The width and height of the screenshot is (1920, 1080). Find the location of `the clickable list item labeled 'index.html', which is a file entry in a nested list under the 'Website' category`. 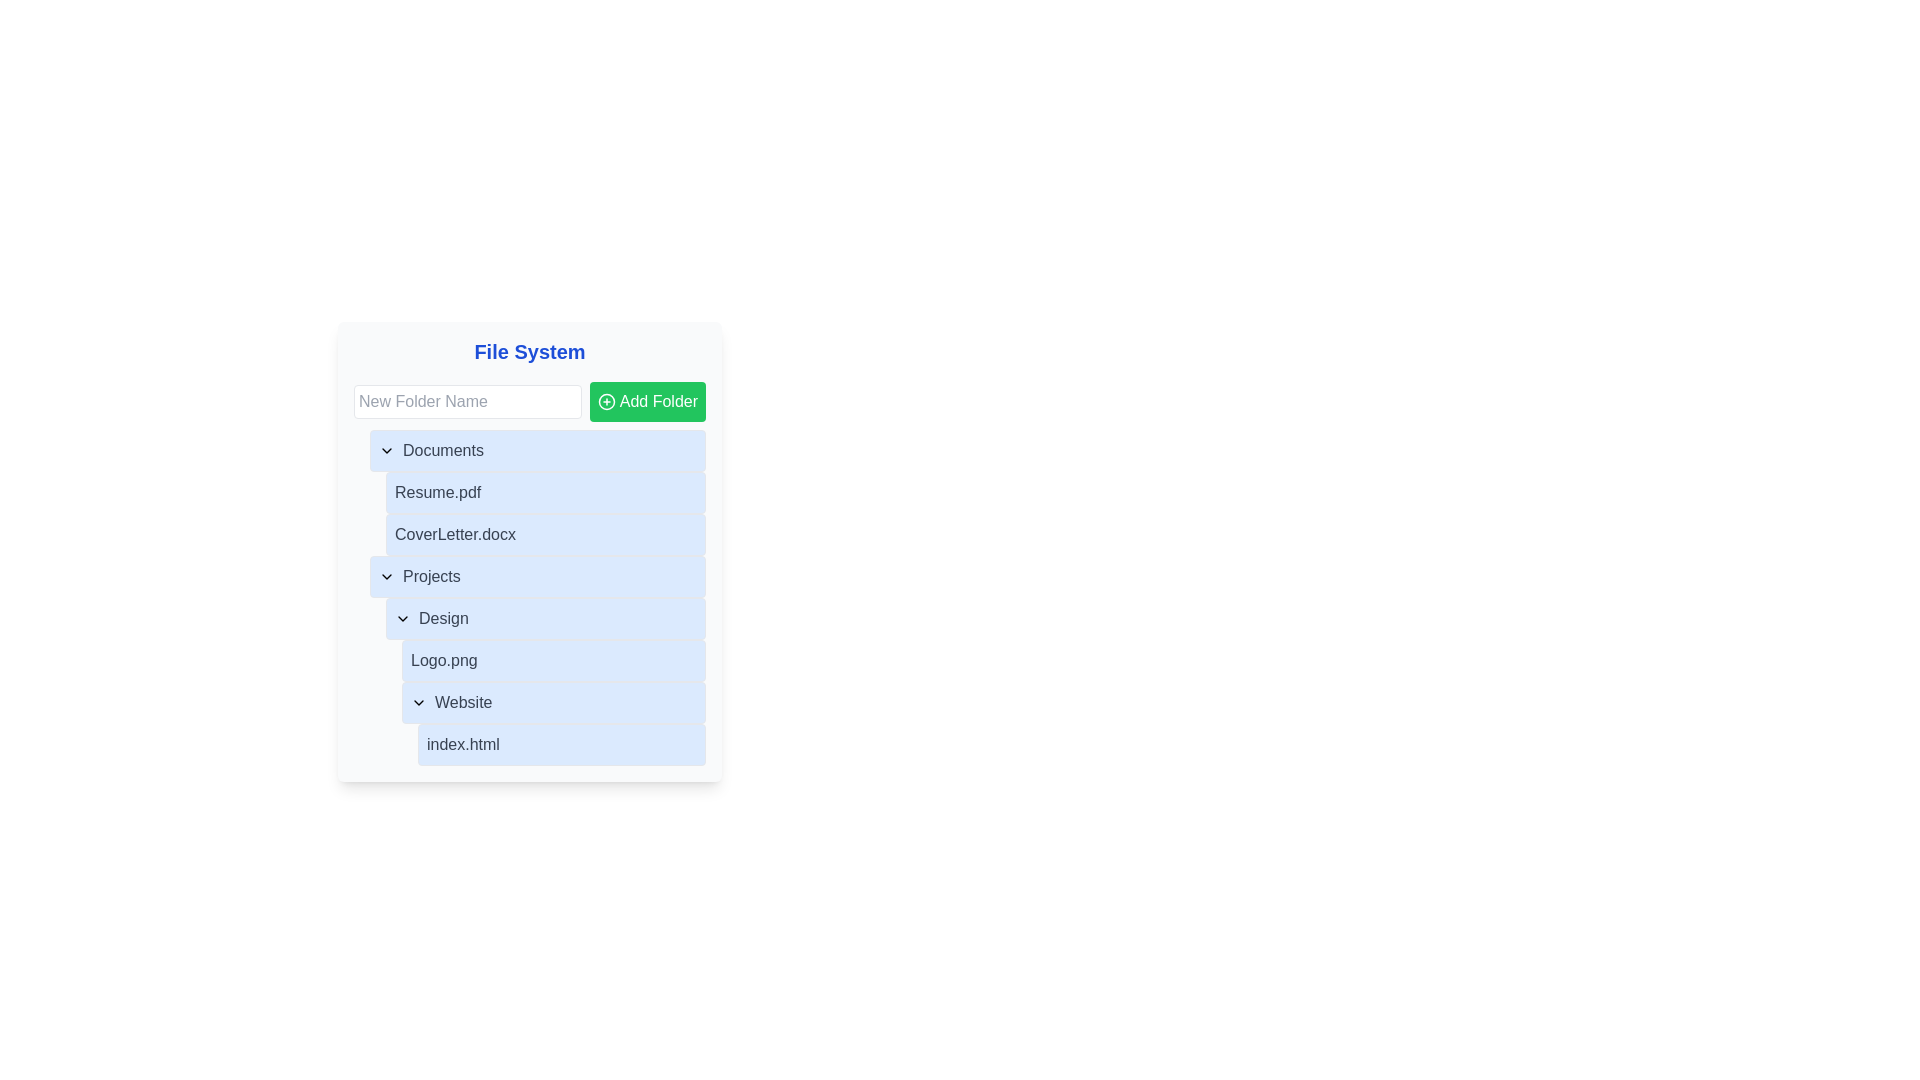

the clickable list item labeled 'index.html', which is a file entry in a nested list under the 'Website' category is located at coordinates (560, 744).